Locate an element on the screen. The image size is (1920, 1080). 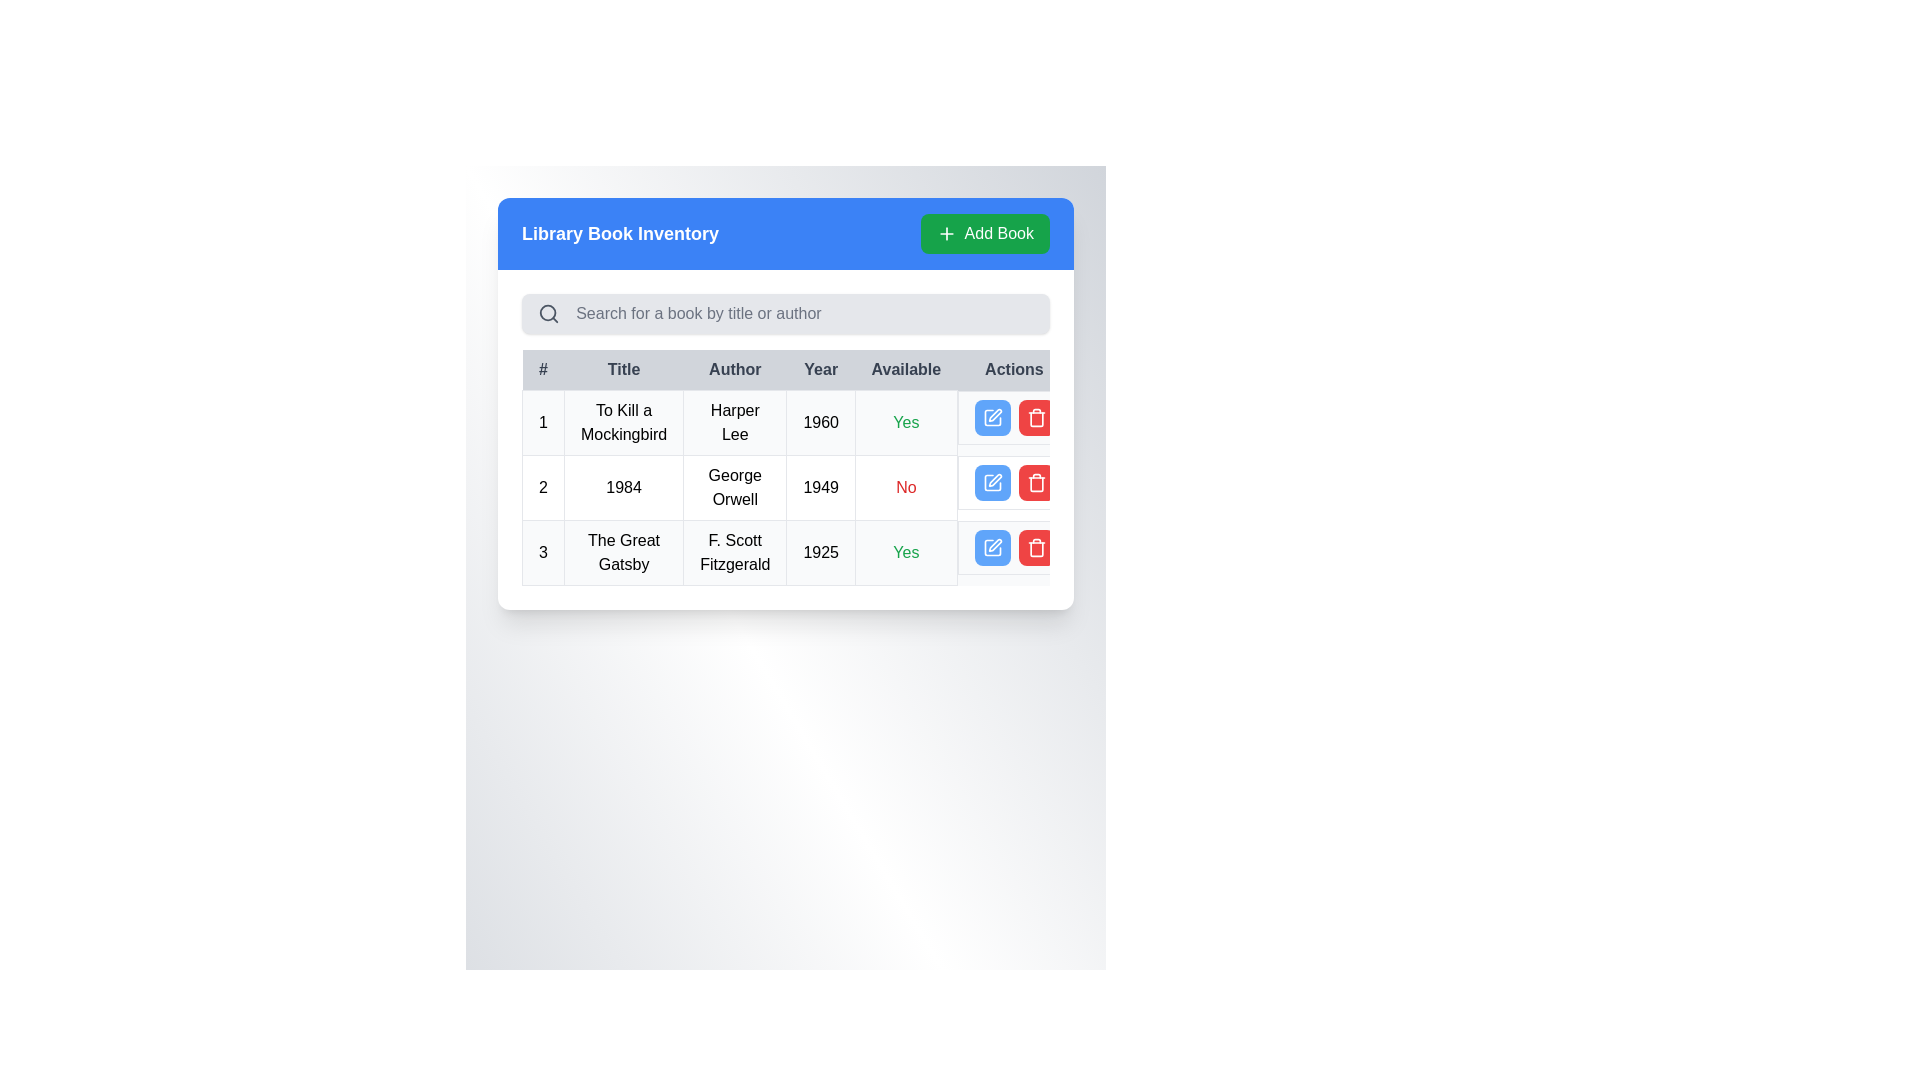
the text label displaying the year '1960' in the 'Year' column of the table for the book 'To Kill a Mockingbird' by 'Harper Lee' is located at coordinates (821, 422).